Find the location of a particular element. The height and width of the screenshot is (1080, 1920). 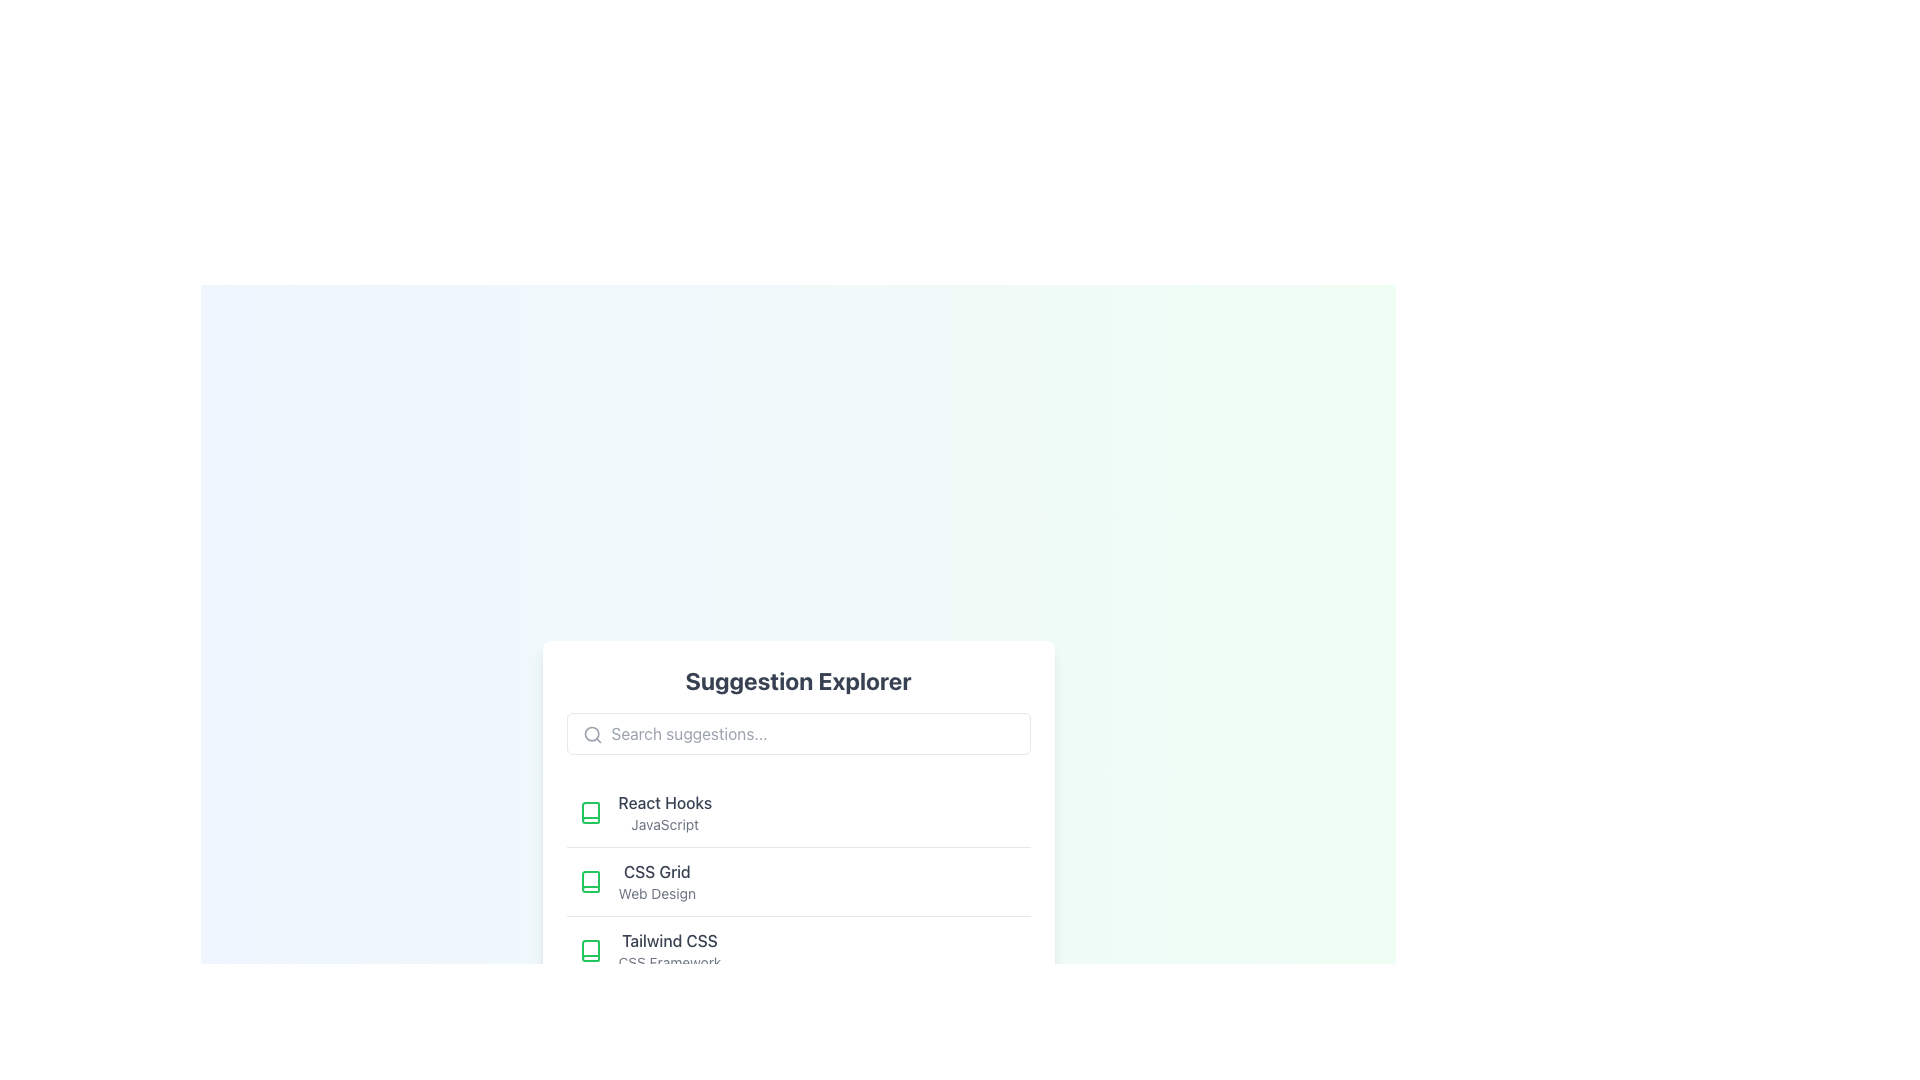

Text label that represents the first suggestion option in the list, located above the 'JavaScript' text is located at coordinates (665, 801).